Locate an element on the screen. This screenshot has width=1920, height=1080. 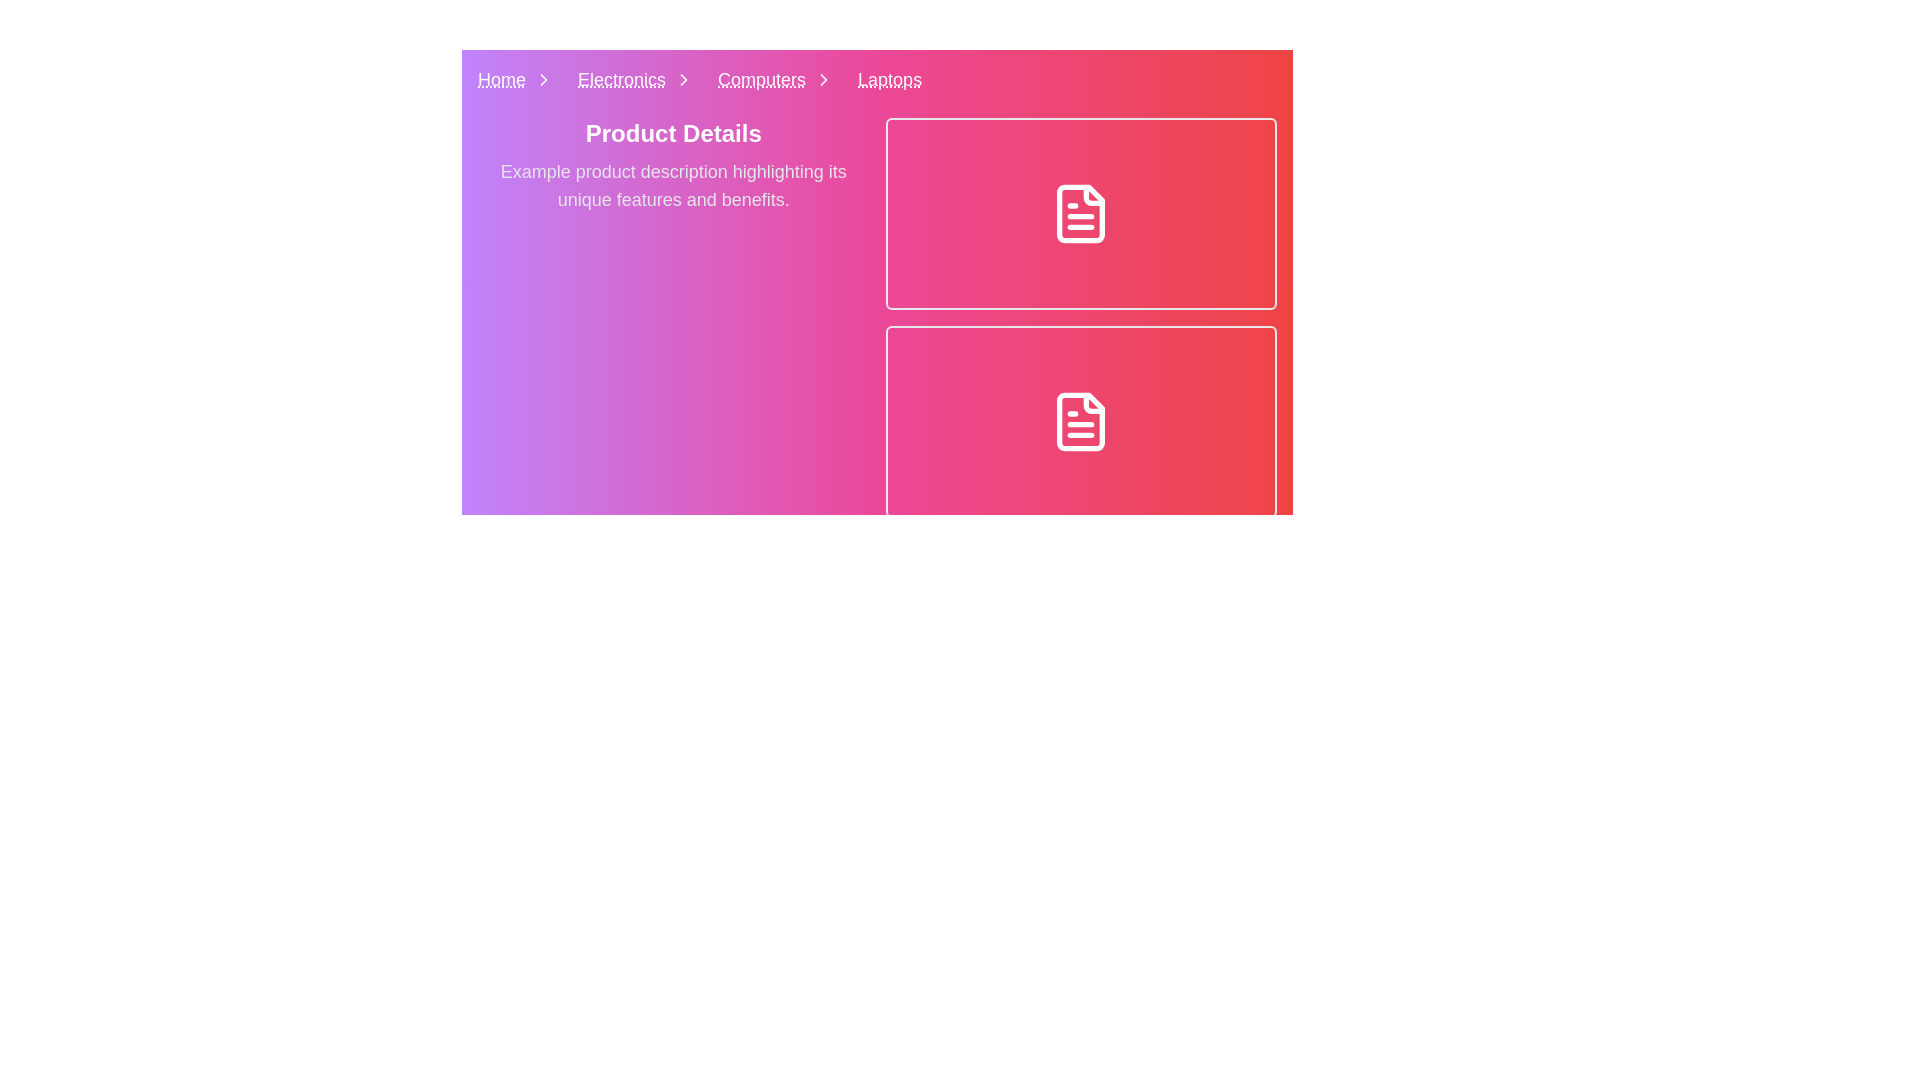
the 'Home' hyperlink, which is the first item in the breadcrumb navigation bar is located at coordinates (502, 79).